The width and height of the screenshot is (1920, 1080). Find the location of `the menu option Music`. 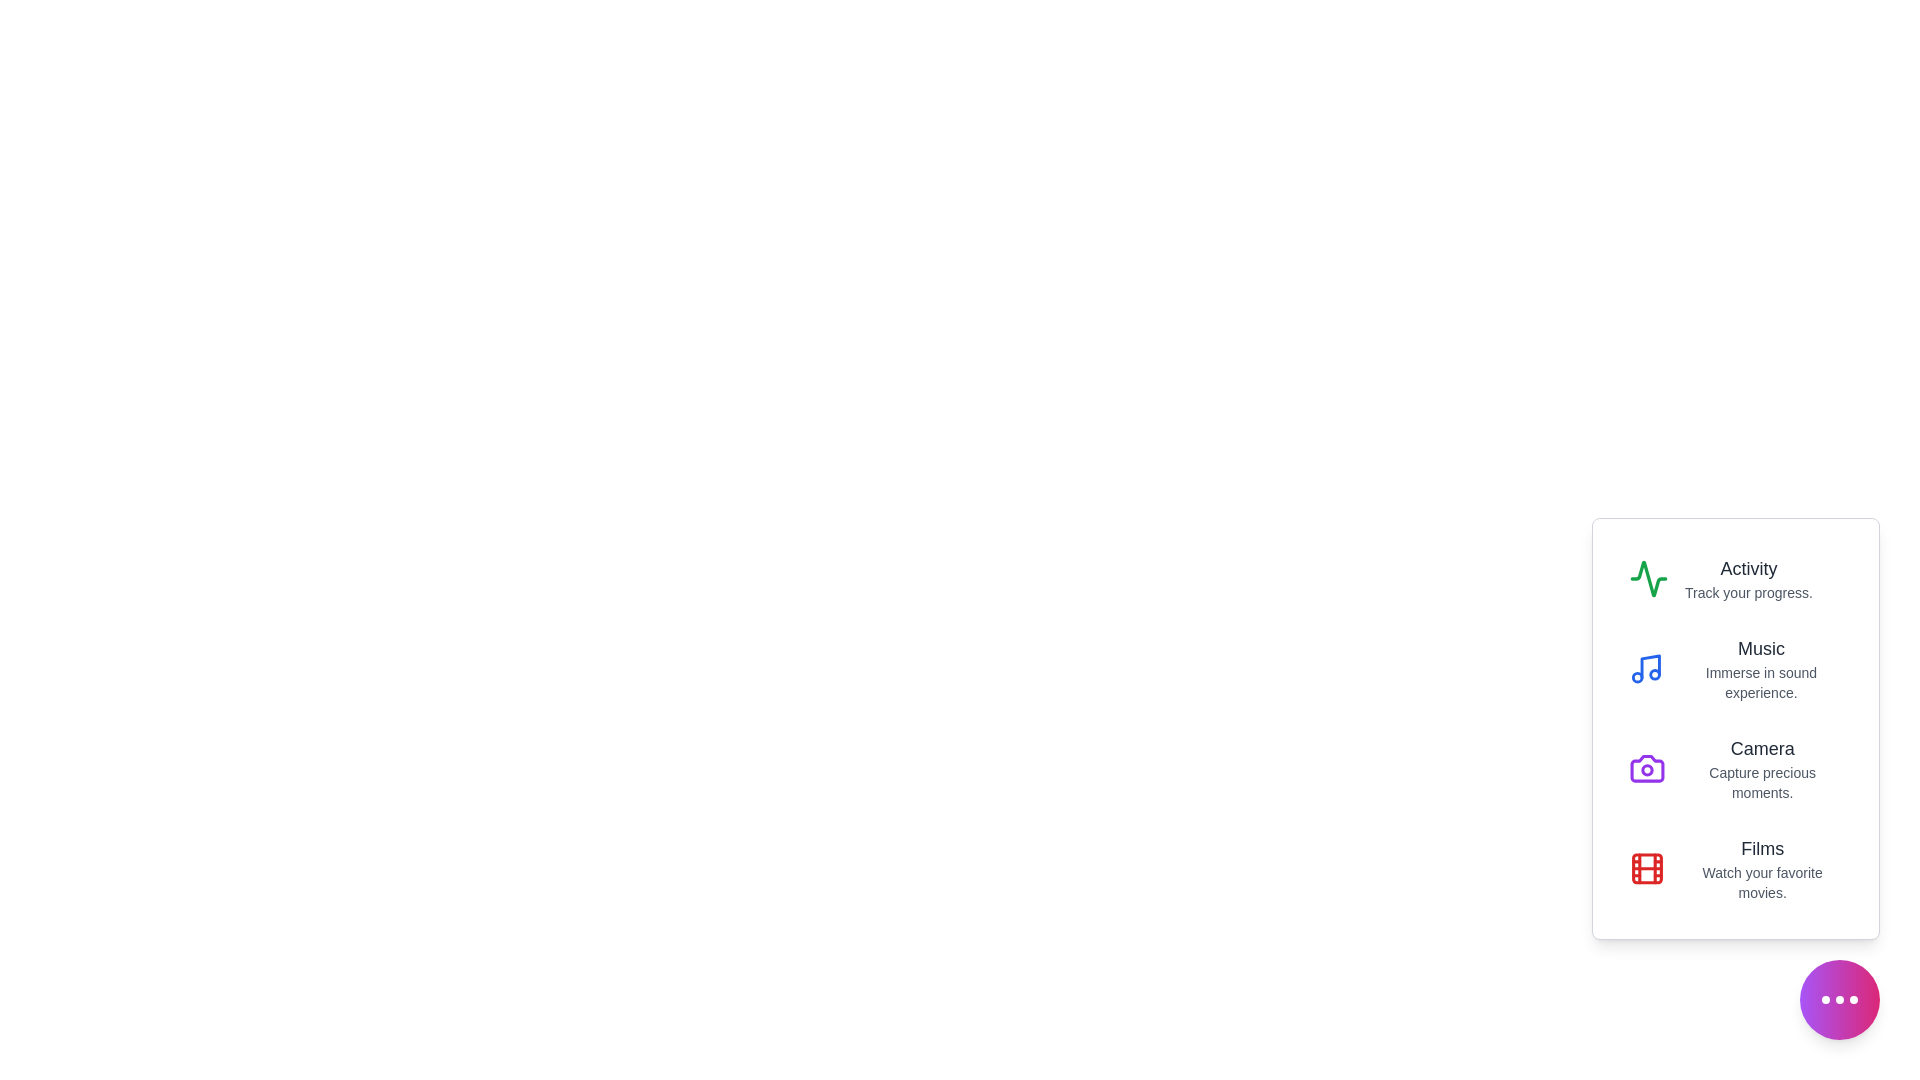

the menu option Music is located at coordinates (1735, 668).